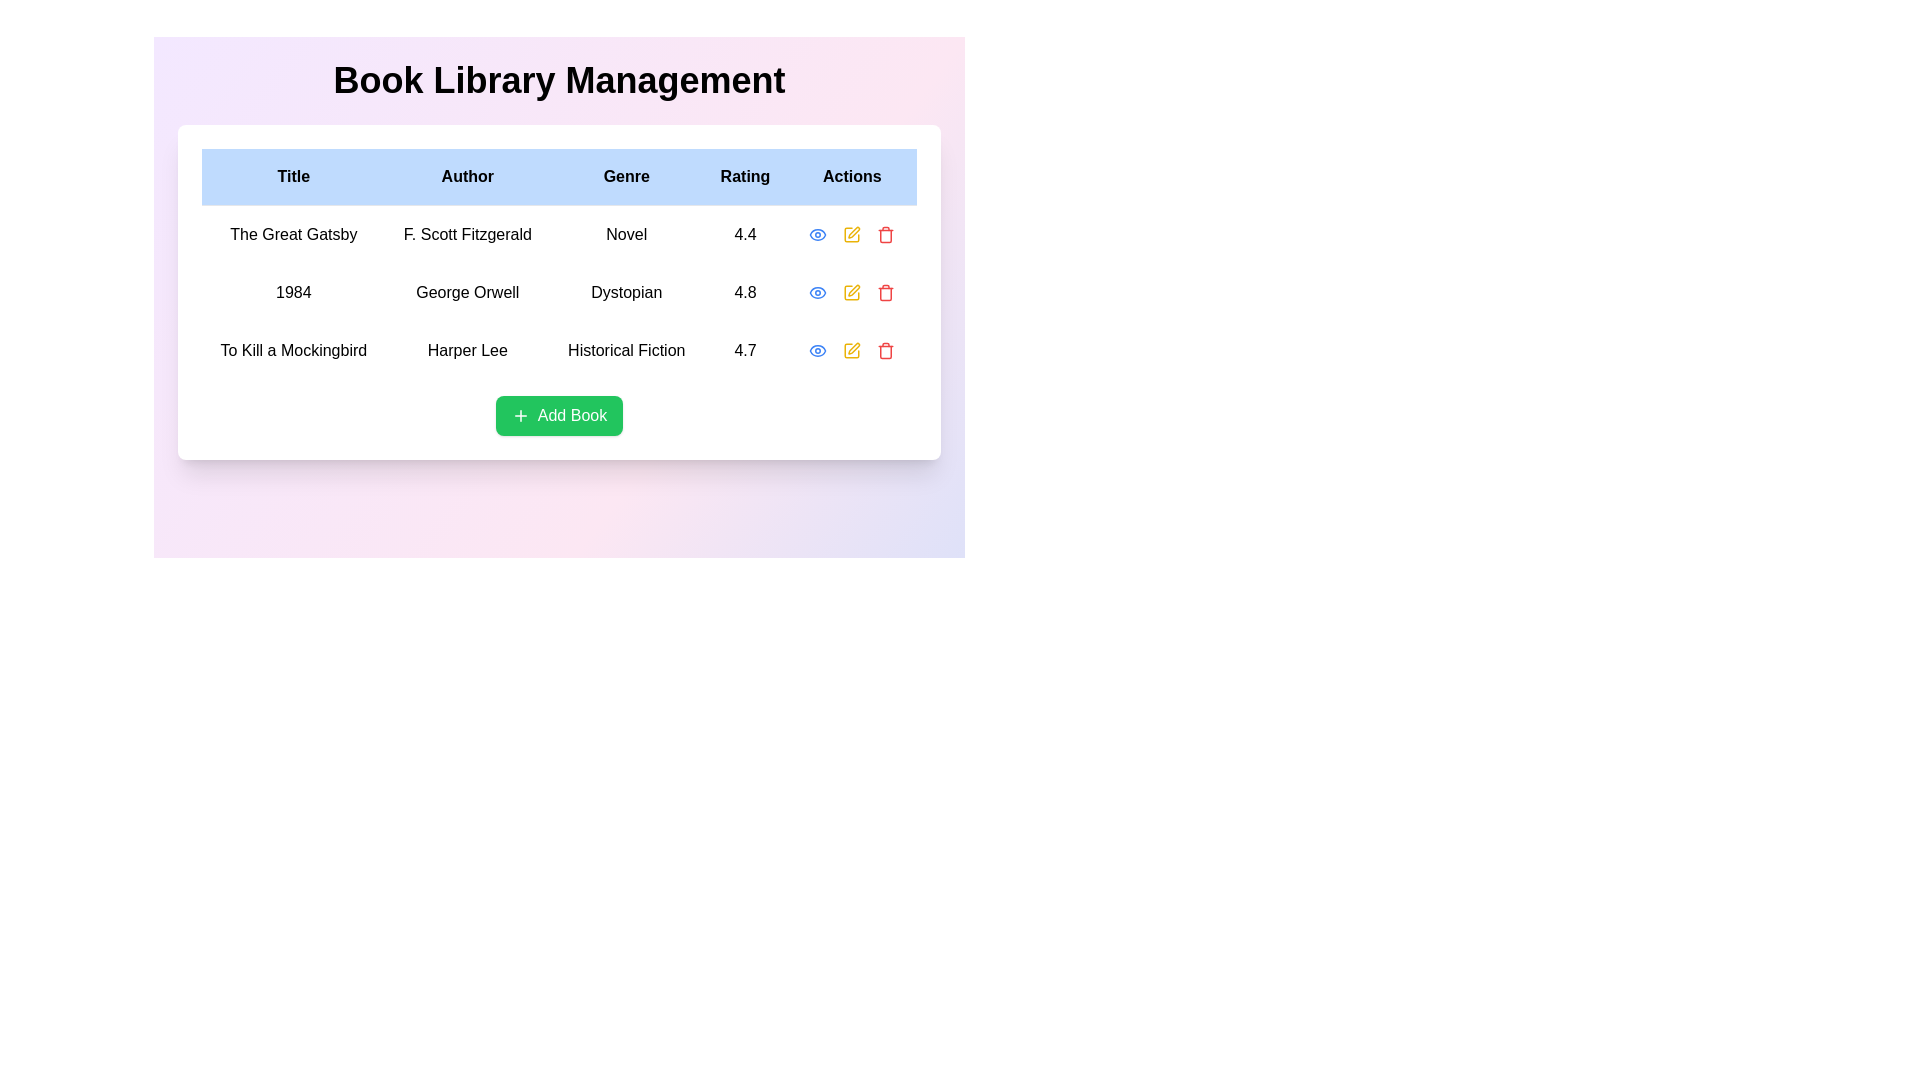 This screenshot has height=1080, width=1920. Describe the element at coordinates (852, 234) in the screenshot. I see `the edit action button located in the 'Actions' column of the first row of the table` at that location.